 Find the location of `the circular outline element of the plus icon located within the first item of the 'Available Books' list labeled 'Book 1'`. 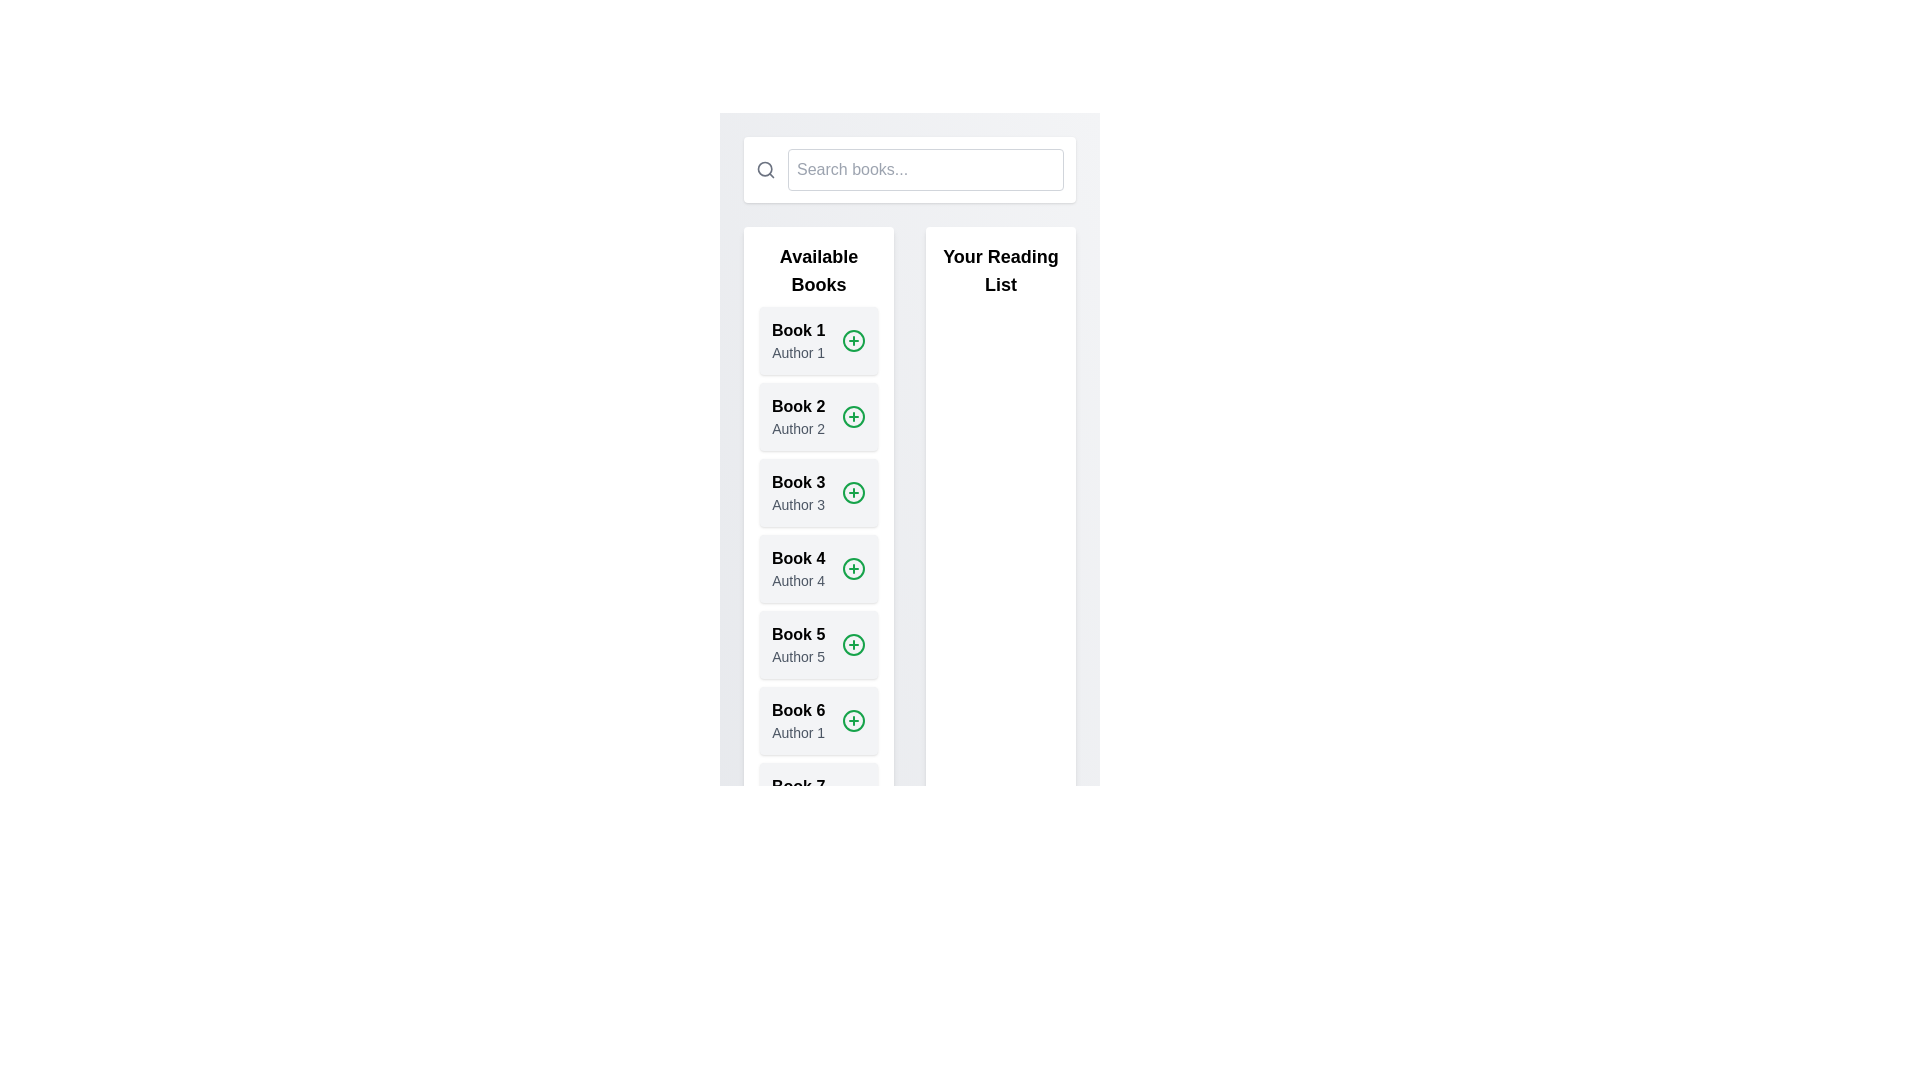

the circular outline element of the plus icon located within the first item of the 'Available Books' list labeled 'Book 1' is located at coordinates (854, 339).